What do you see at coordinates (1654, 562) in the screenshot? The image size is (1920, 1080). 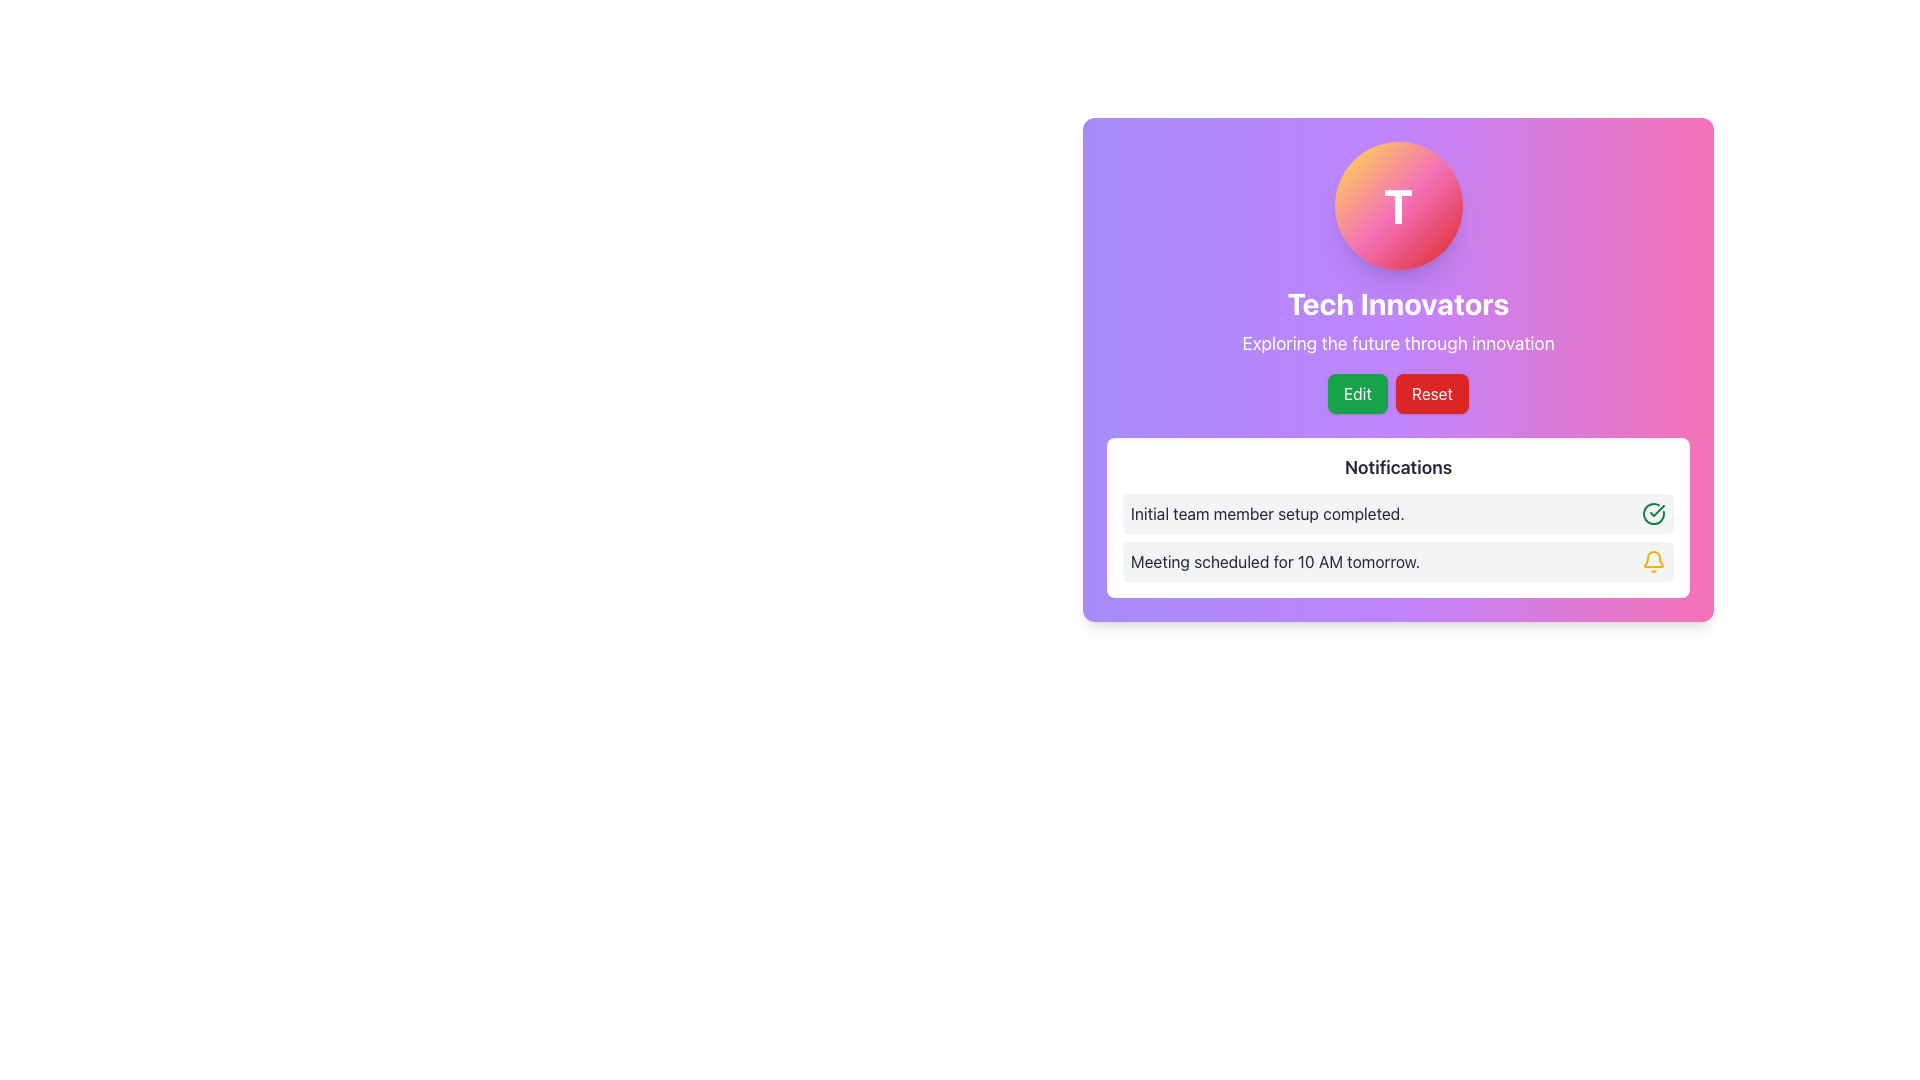 I see `the bell-shaped notification icon with a yellow outline, located at the bottom-right corner of the notification card containing the text 'Meeting scheduled for 10 AM tomorrow.'` at bounding box center [1654, 562].